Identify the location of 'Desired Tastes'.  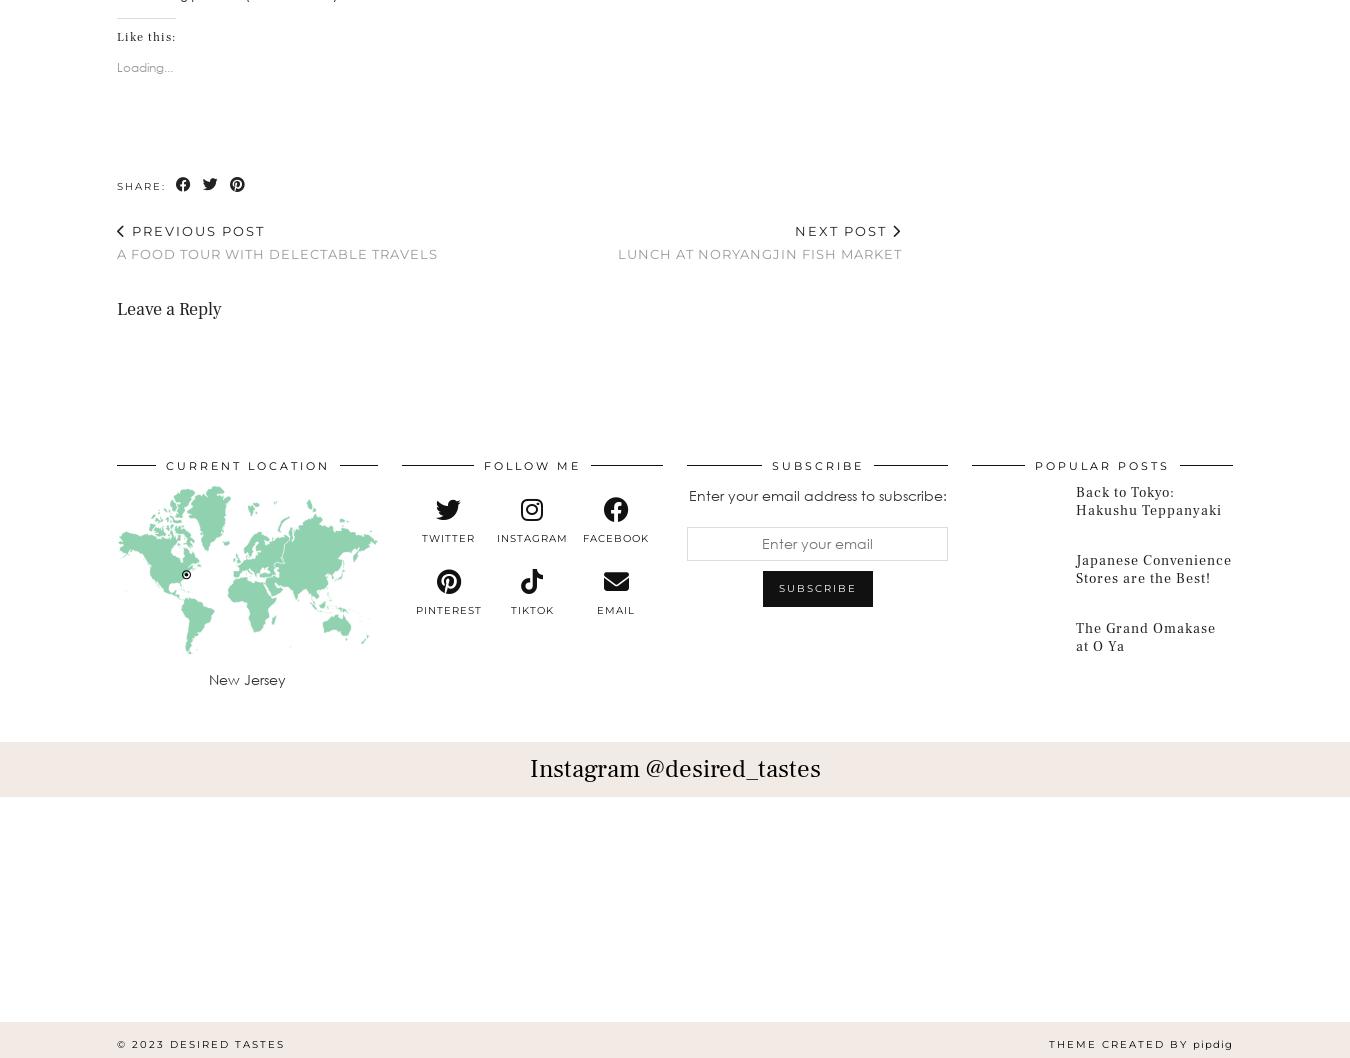
(169, 1042).